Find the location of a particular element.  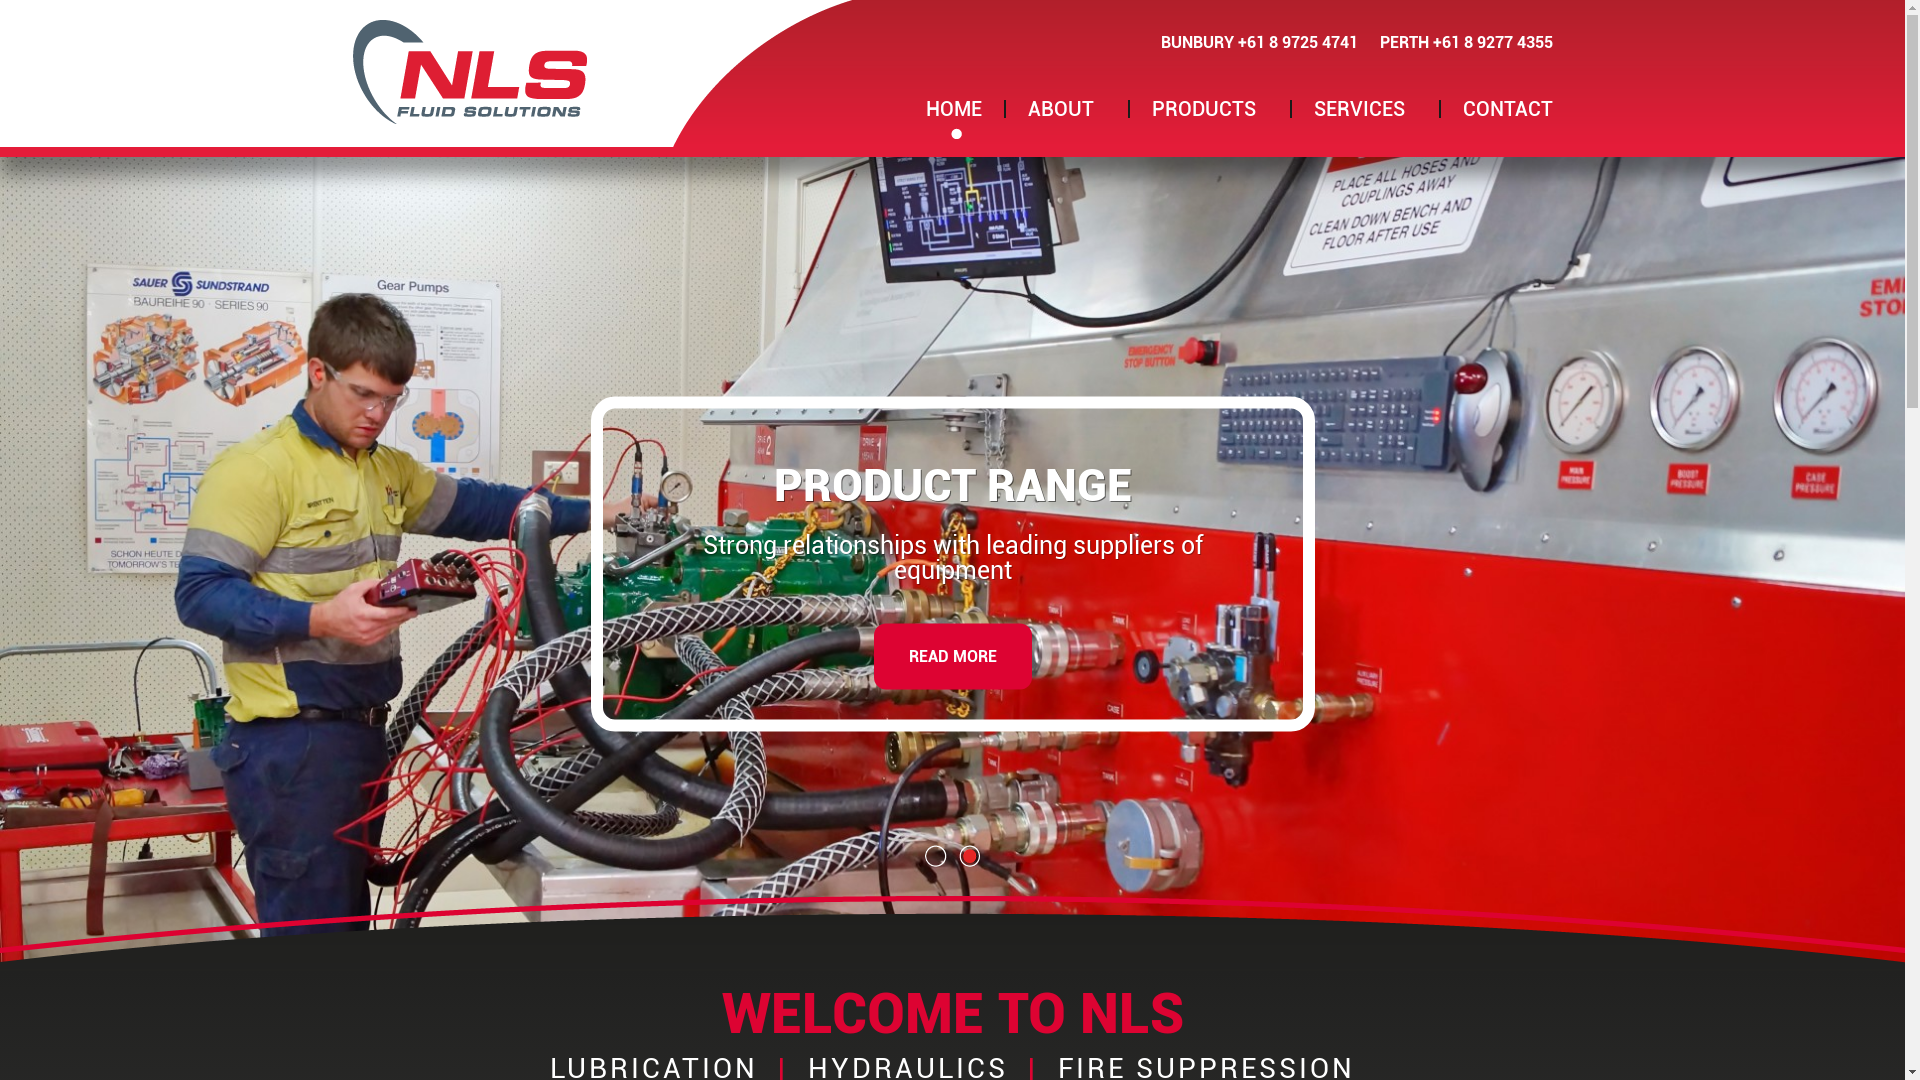

'BUNBURY +61 8 9725 4741' is located at coordinates (1257, 42).